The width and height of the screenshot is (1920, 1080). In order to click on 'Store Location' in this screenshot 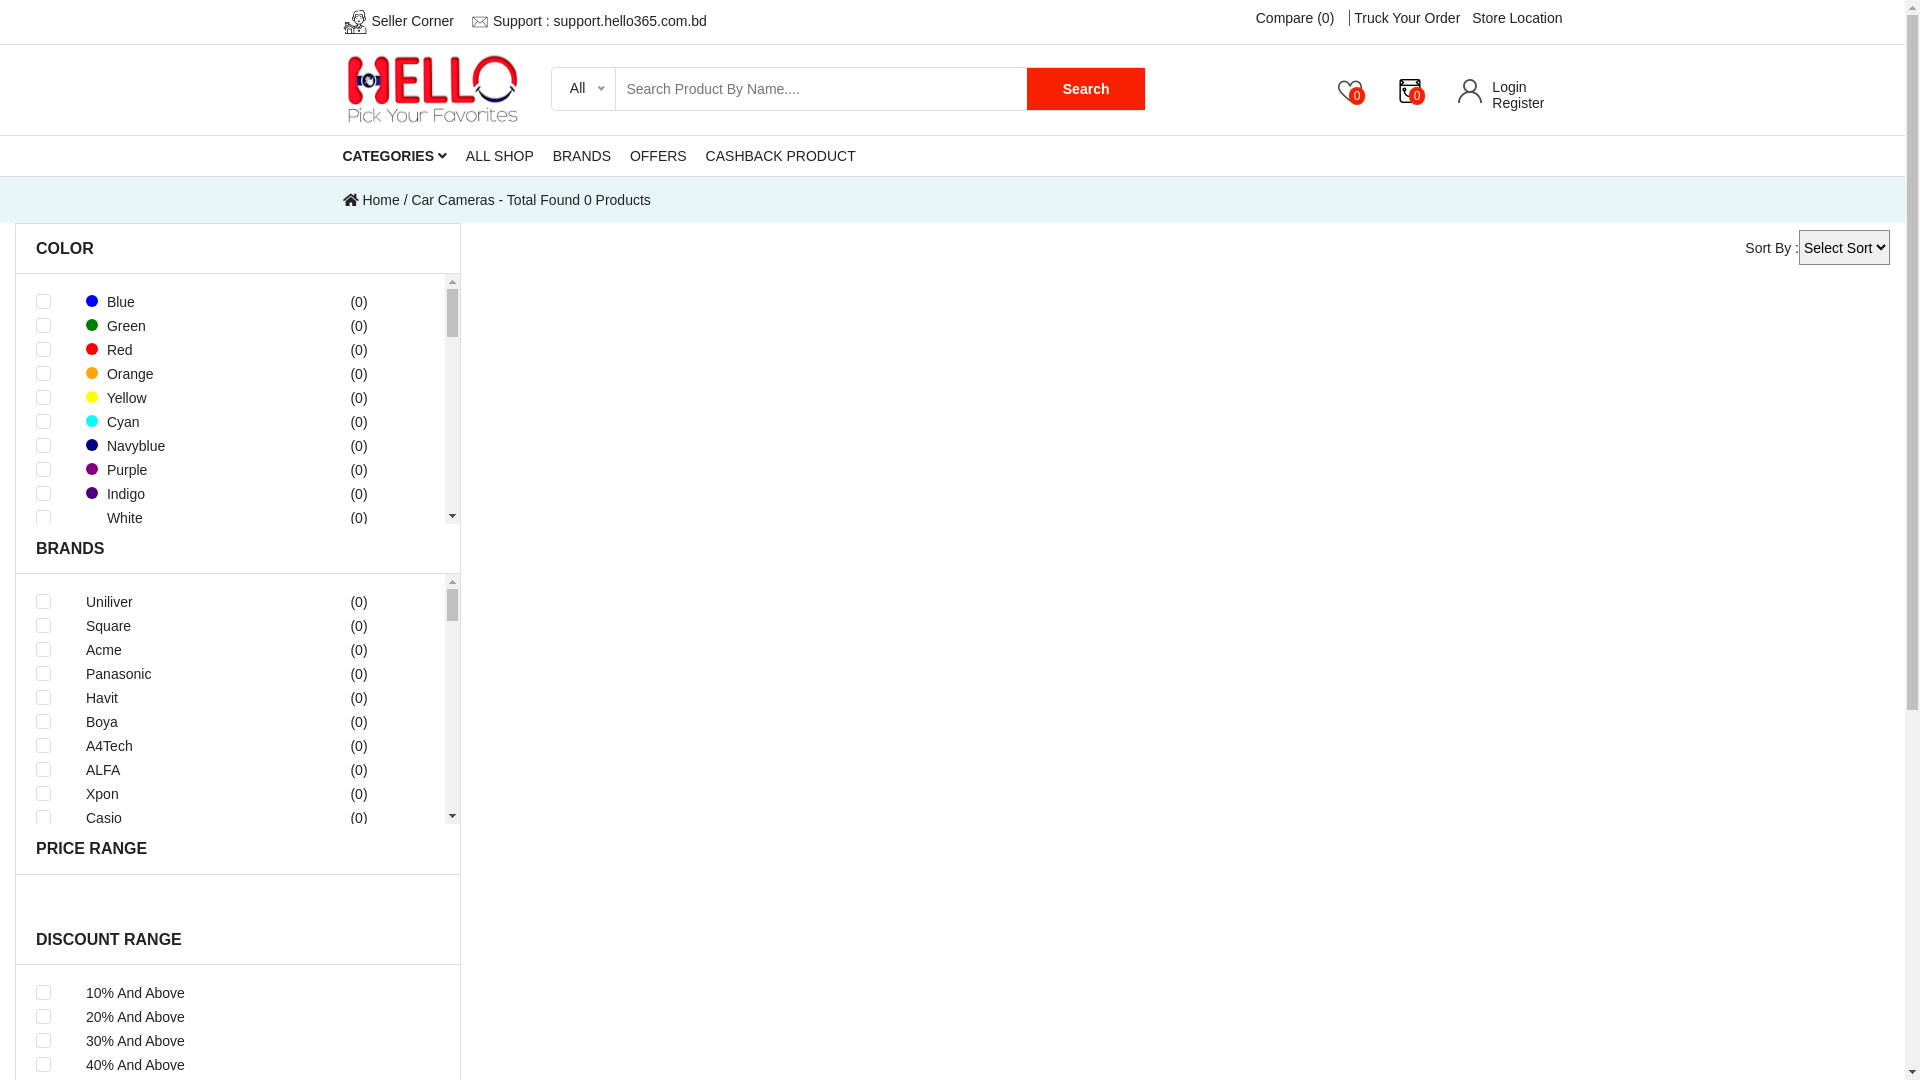, I will do `click(1516, 18)`.